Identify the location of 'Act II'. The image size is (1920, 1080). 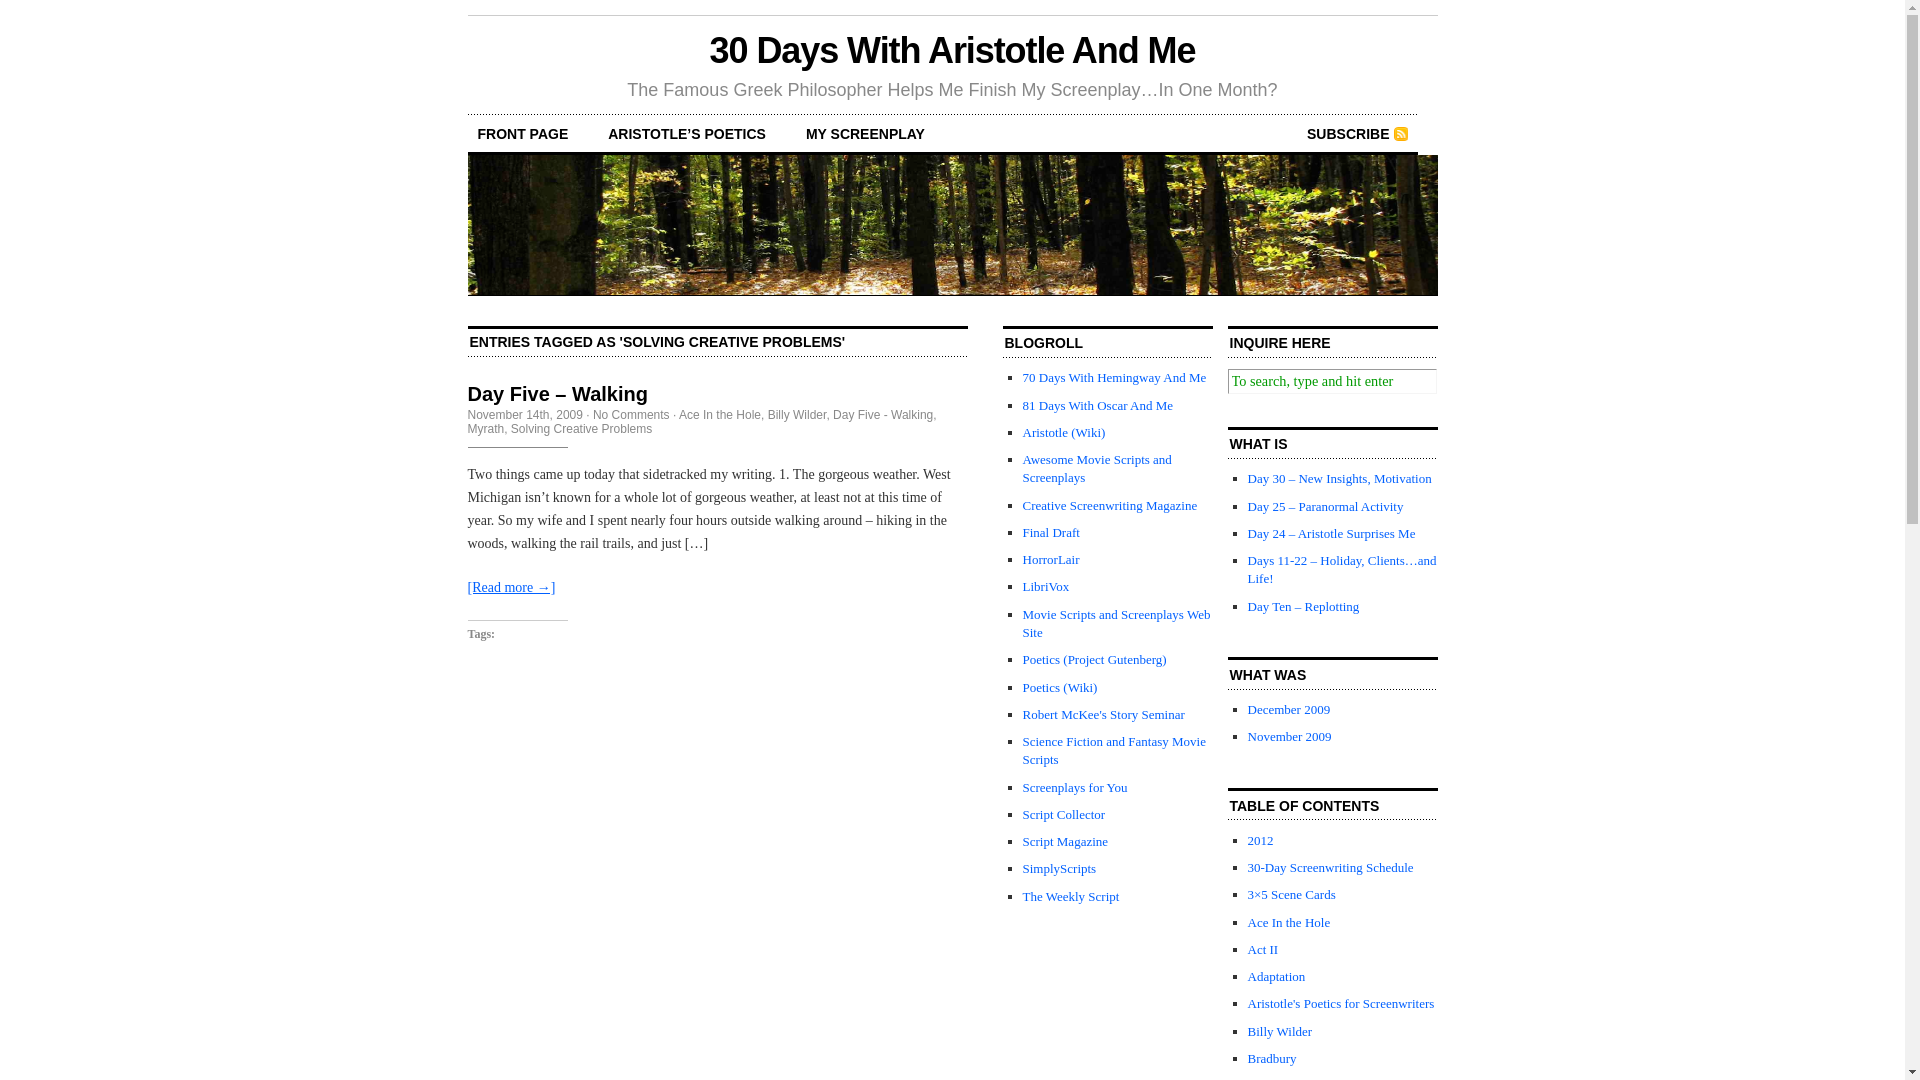
(1247, 948).